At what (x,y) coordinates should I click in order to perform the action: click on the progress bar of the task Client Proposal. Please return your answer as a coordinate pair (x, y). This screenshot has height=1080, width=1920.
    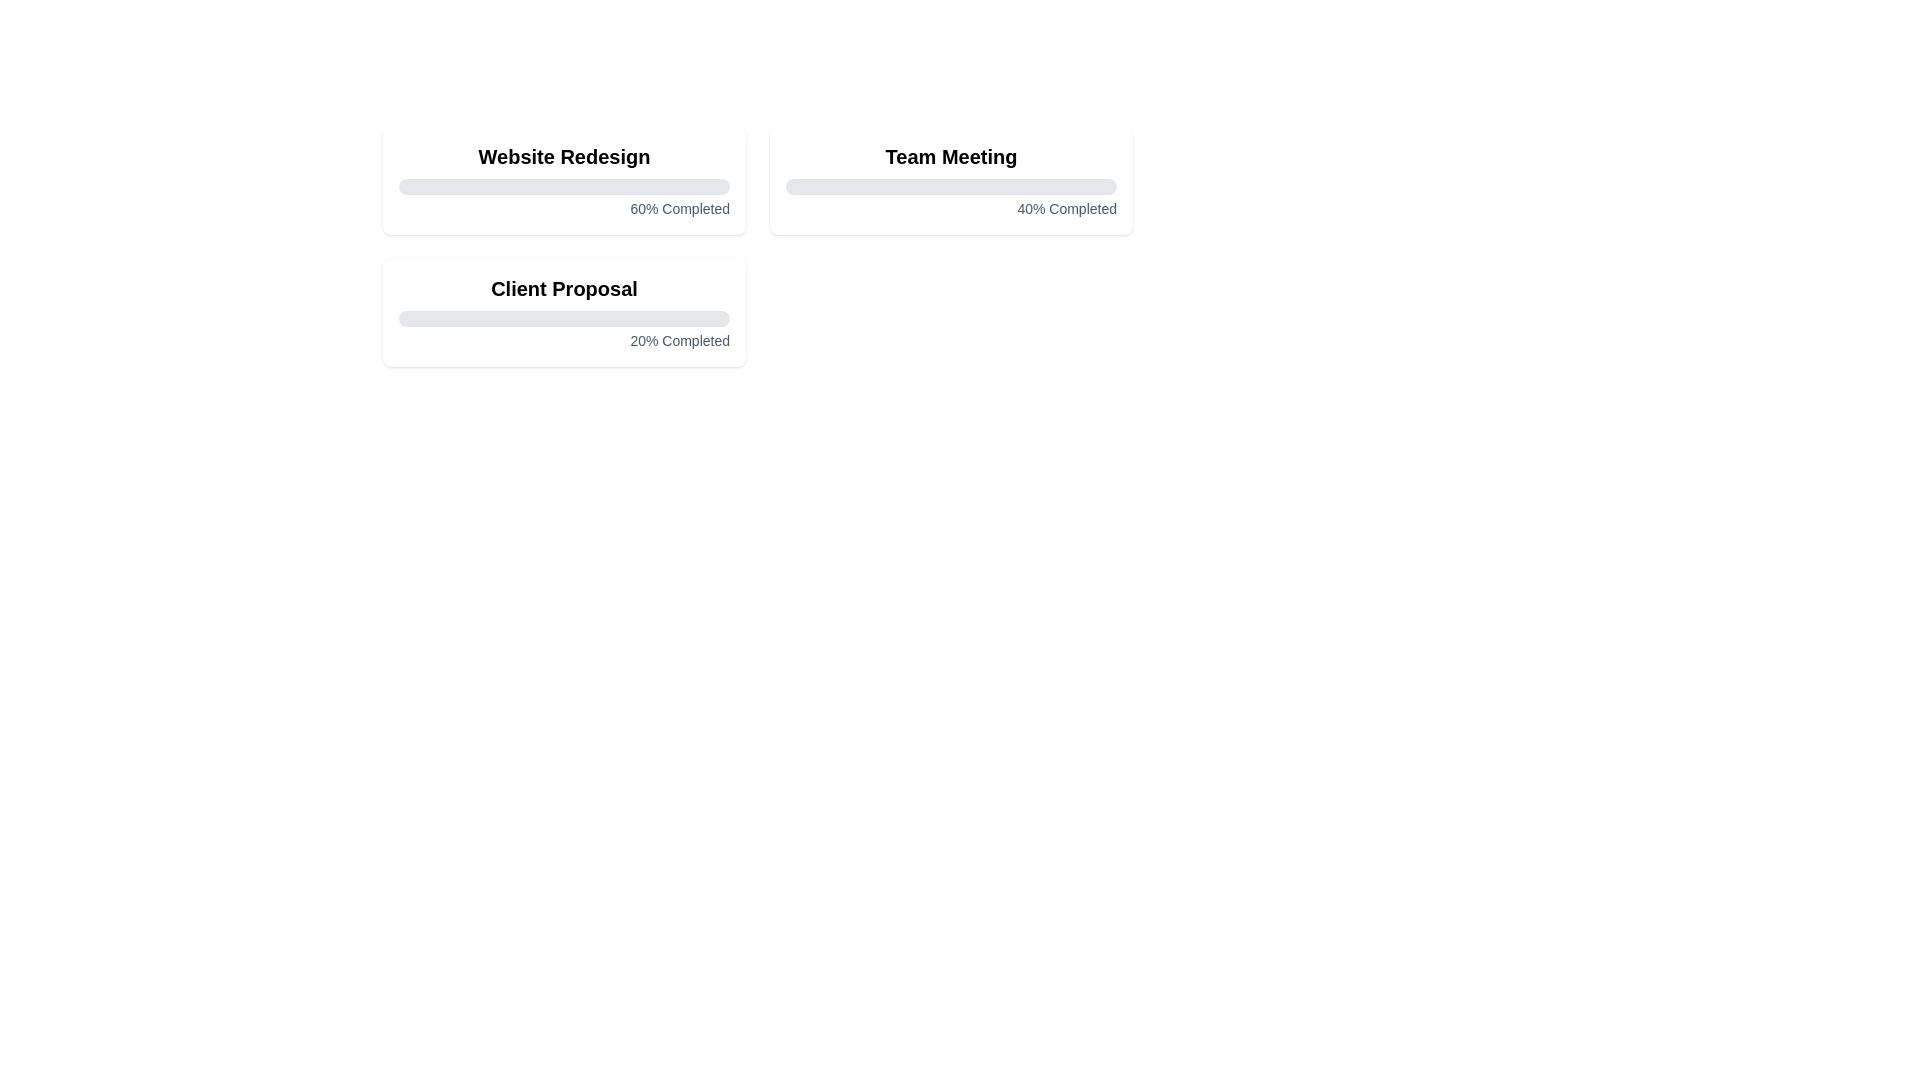
    Looking at the image, I should click on (563, 318).